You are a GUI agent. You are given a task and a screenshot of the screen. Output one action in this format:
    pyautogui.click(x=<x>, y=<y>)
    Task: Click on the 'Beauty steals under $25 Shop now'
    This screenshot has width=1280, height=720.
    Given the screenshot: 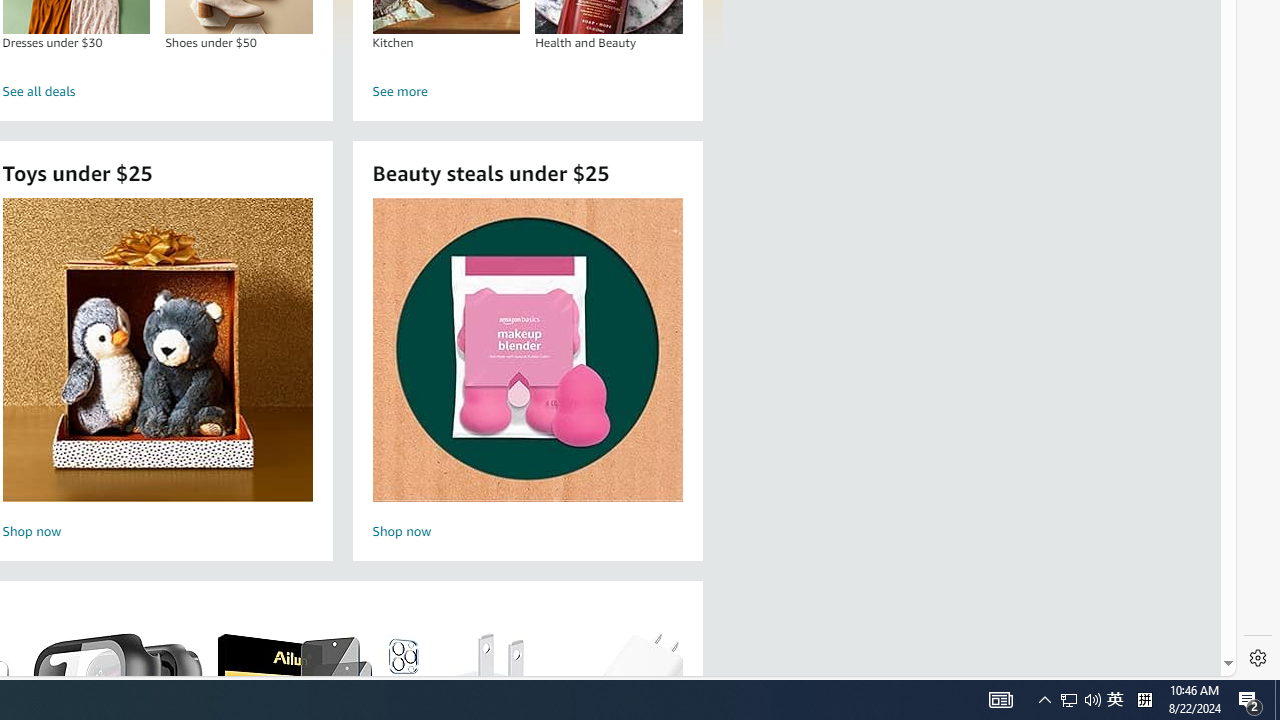 What is the action you would take?
    pyautogui.click(x=527, y=371)
    